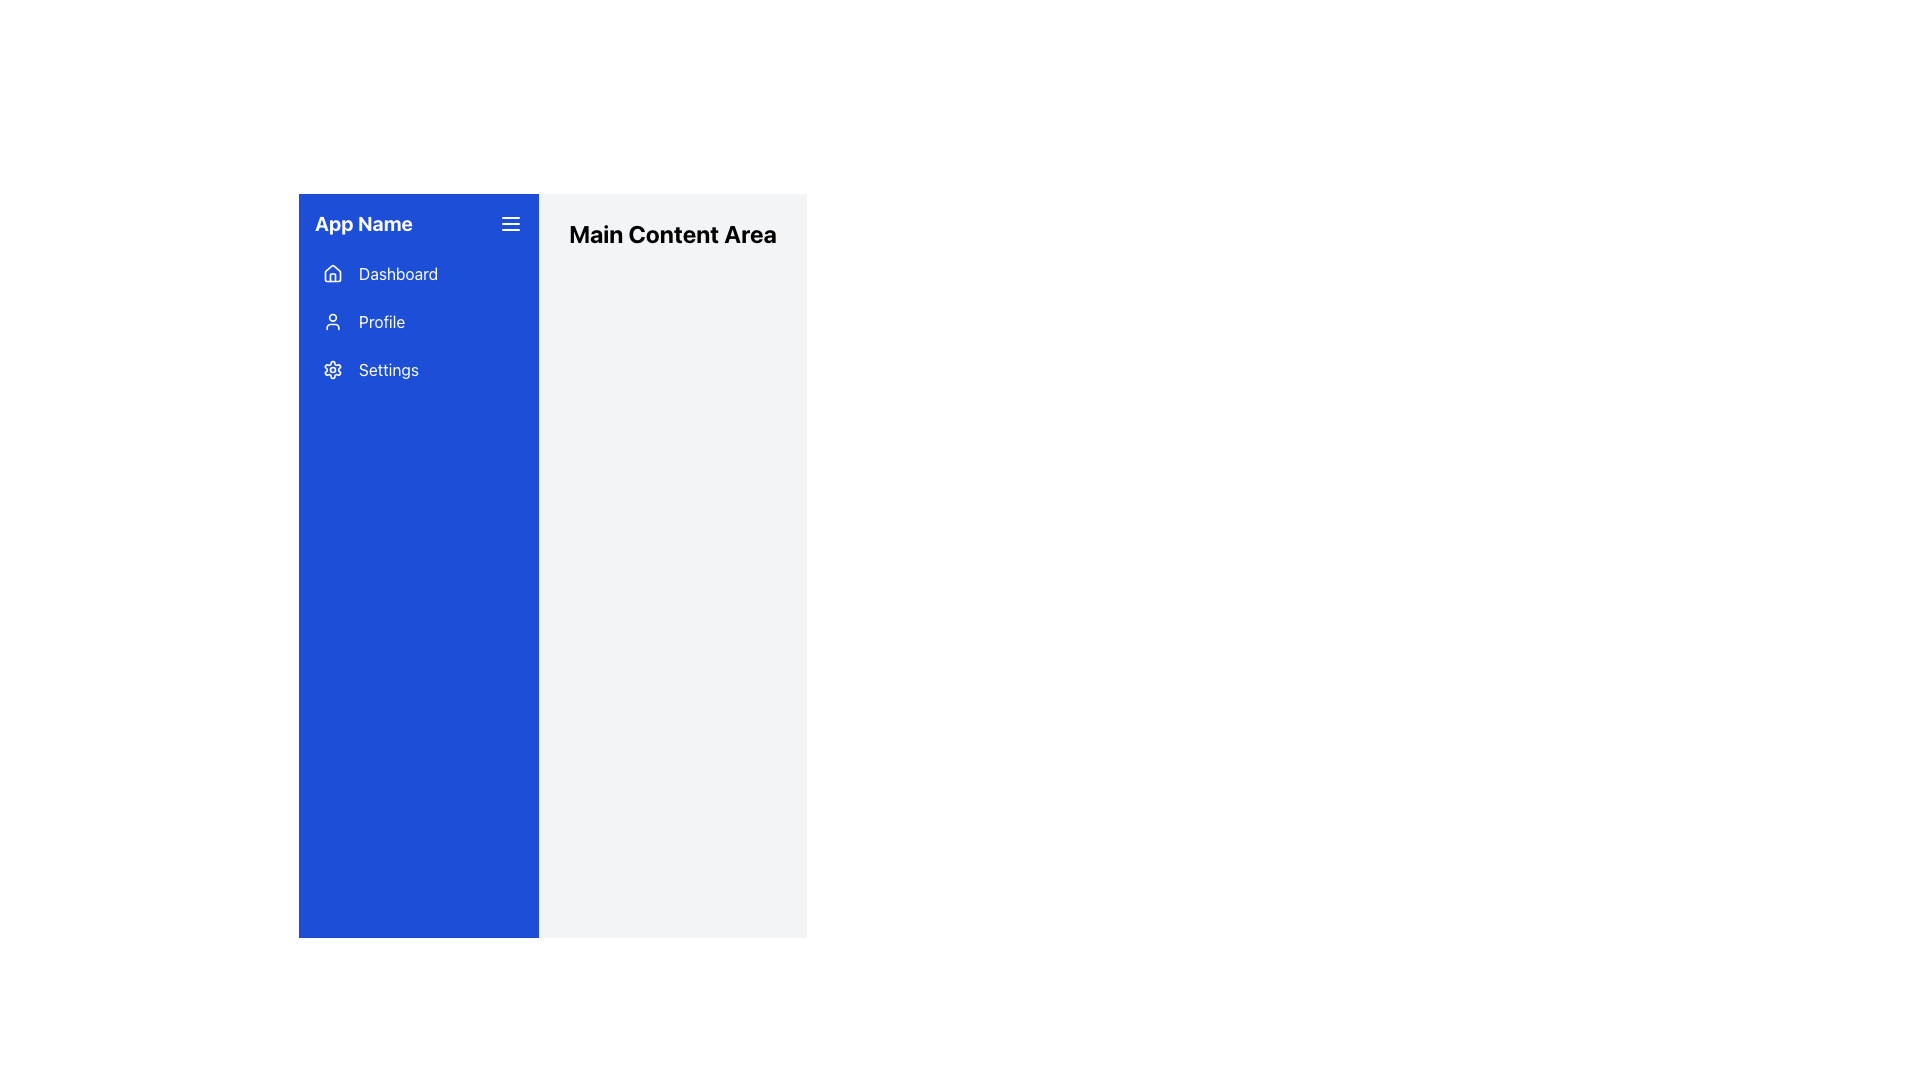  What do you see at coordinates (417, 273) in the screenshot?
I see `the 'Dashboard' button located in the left sidebar for navigation` at bounding box center [417, 273].